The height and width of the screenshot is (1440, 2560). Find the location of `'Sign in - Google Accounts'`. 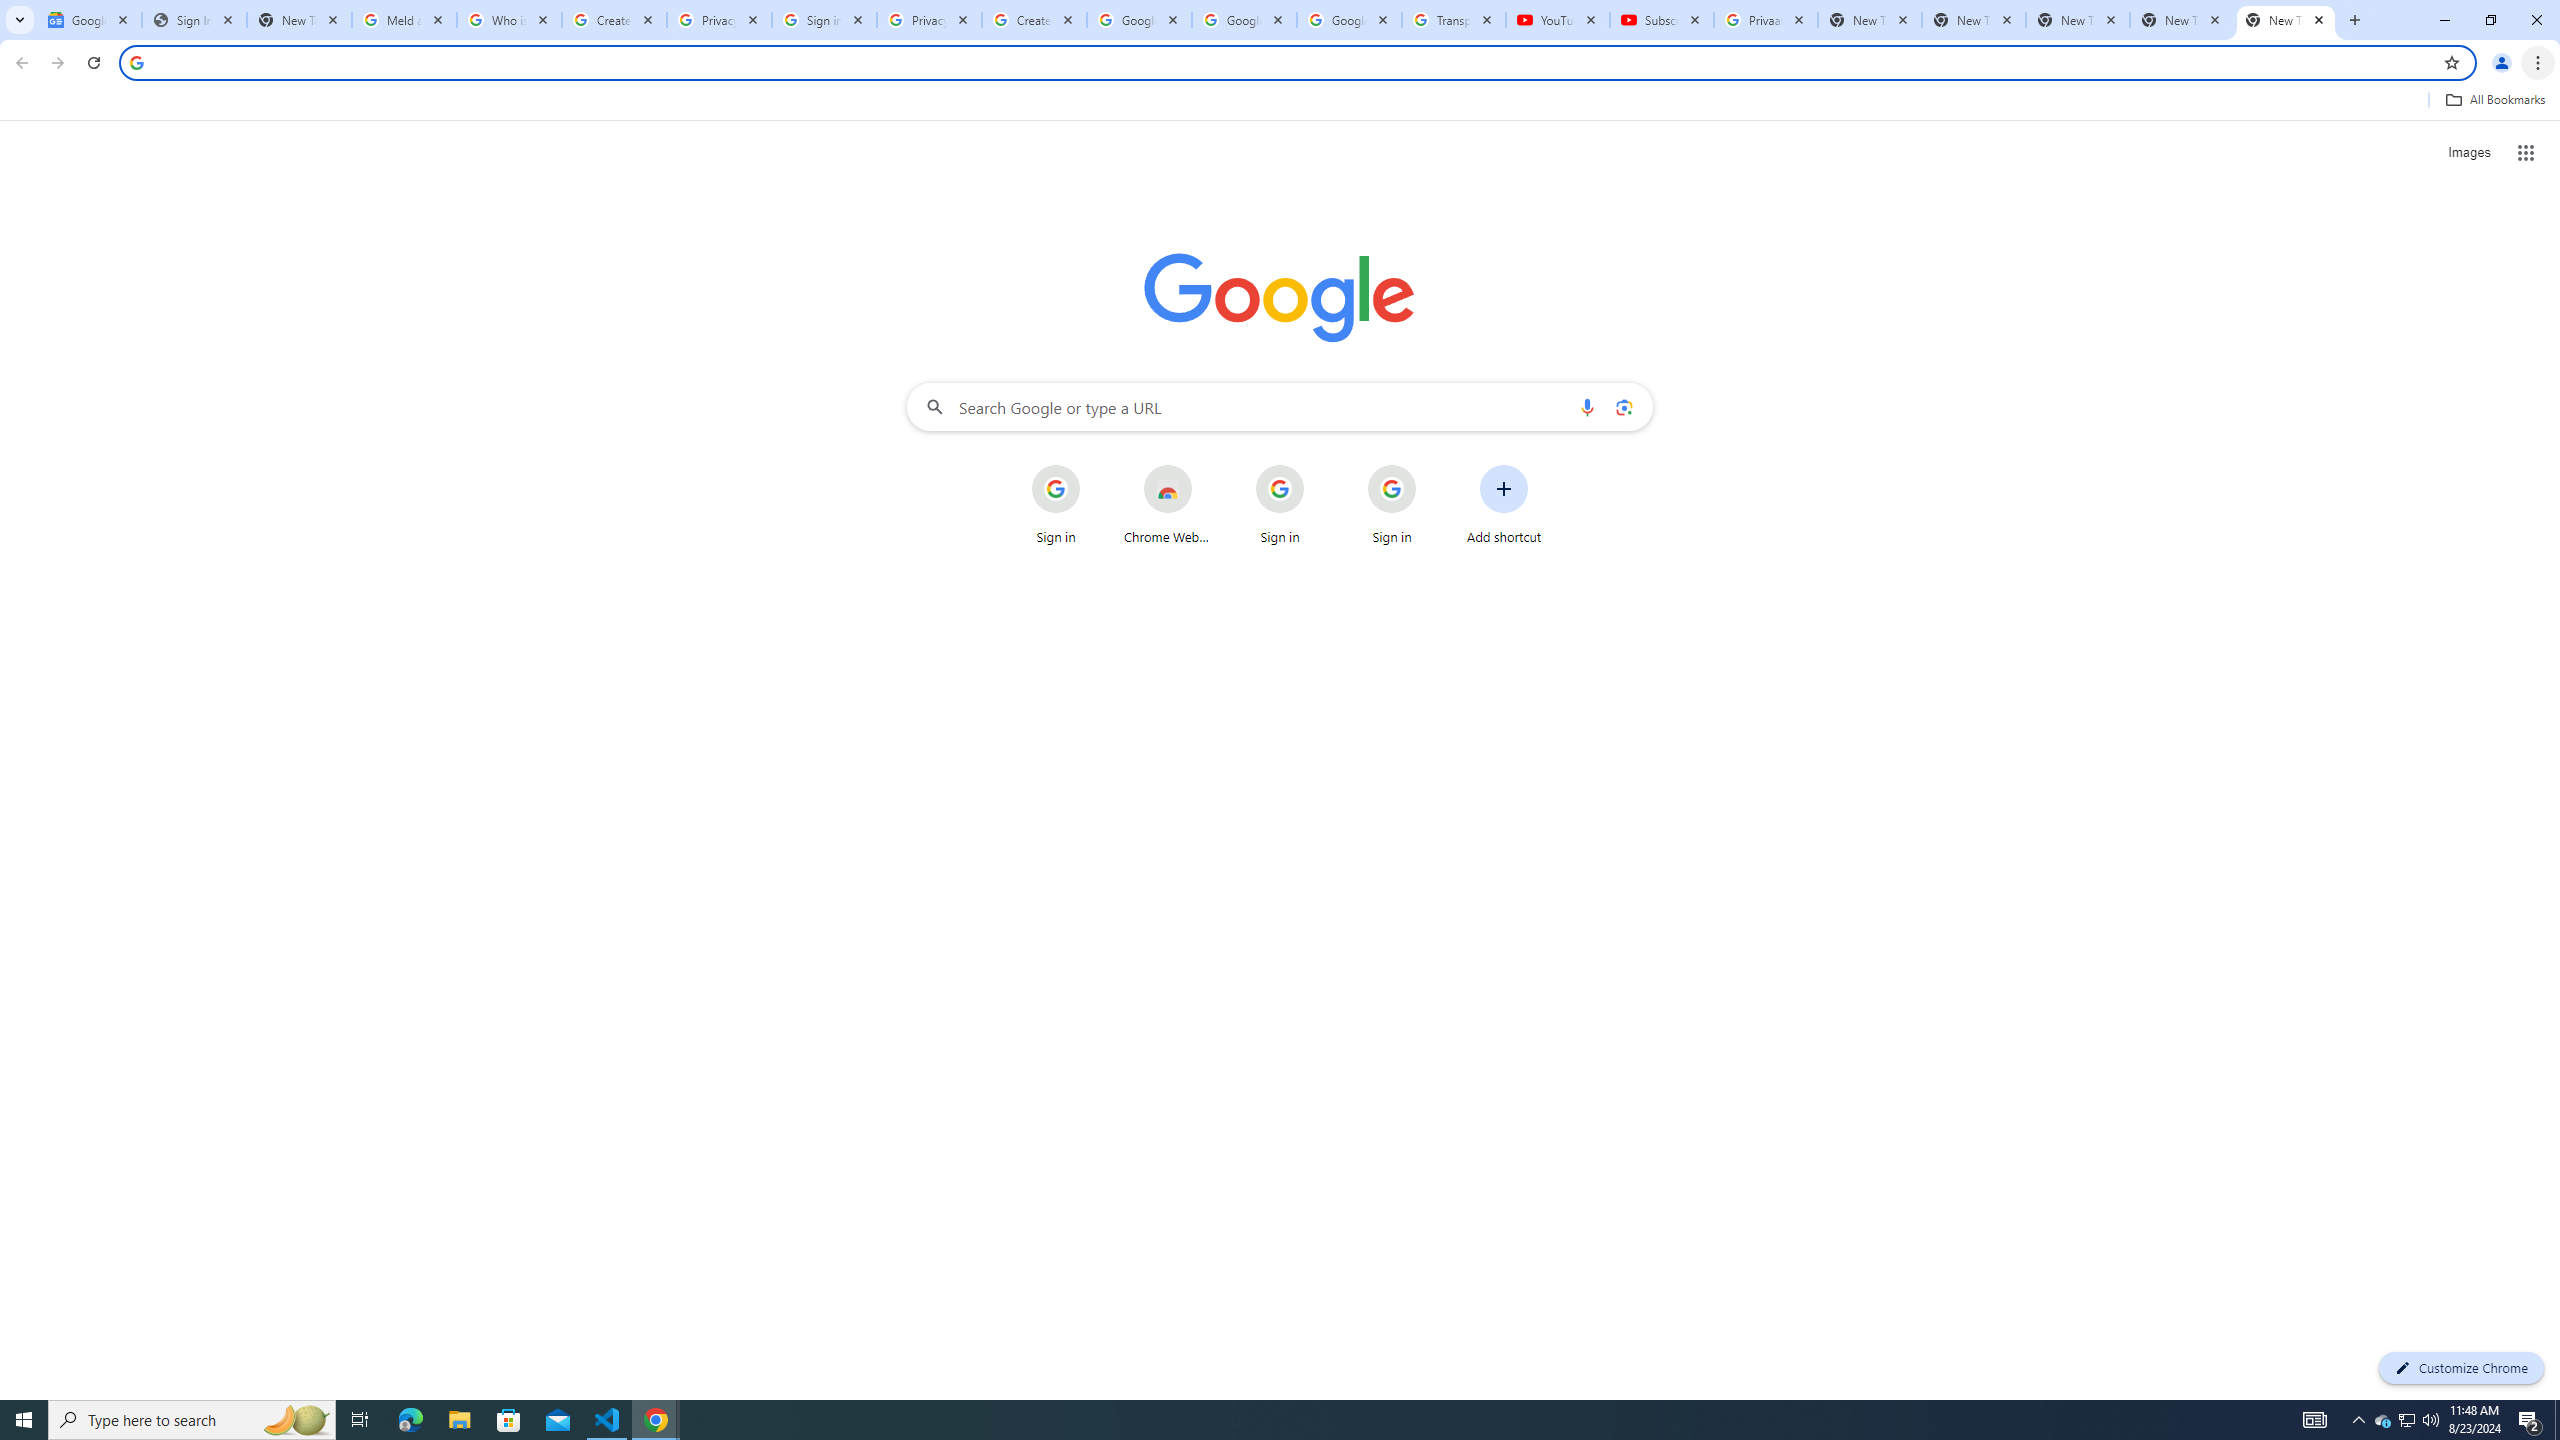

'Sign in - Google Accounts' is located at coordinates (823, 19).